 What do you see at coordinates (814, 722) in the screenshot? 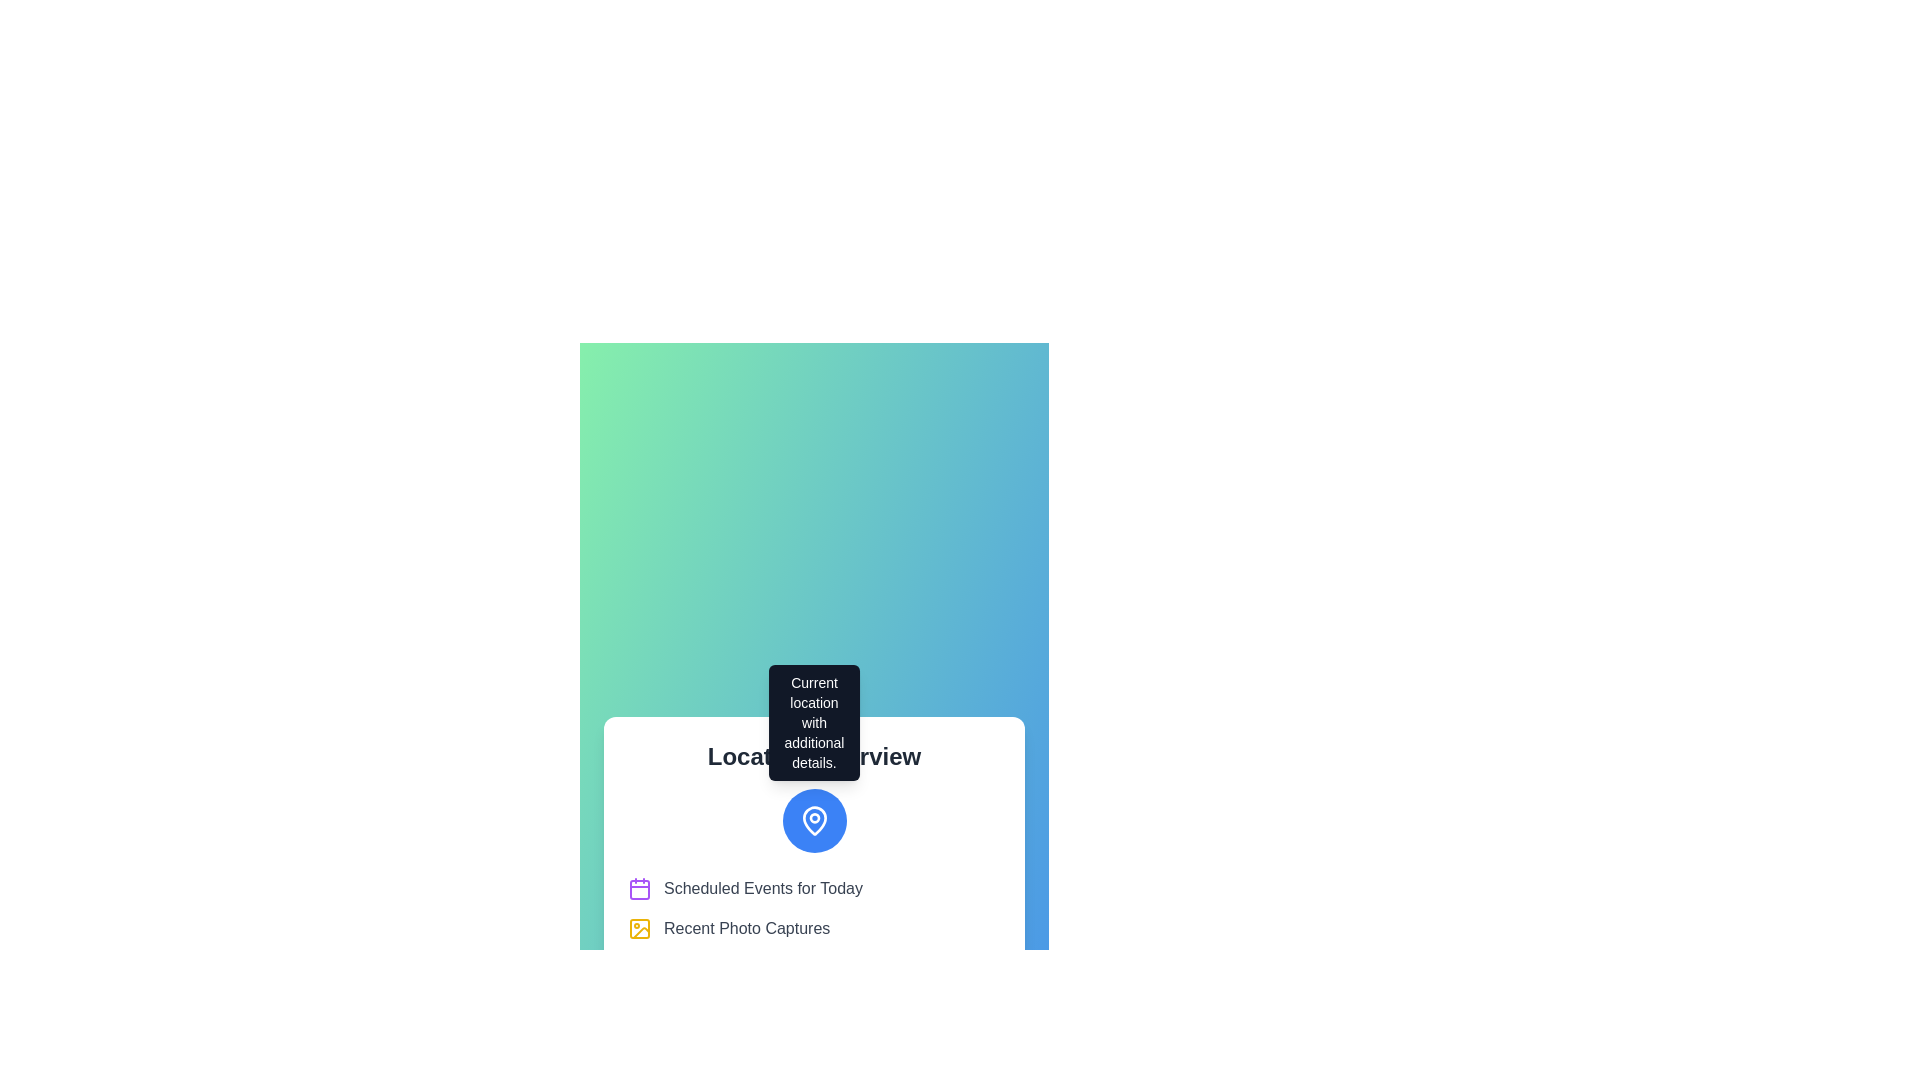
I see `the tooltip with the message 'Current location with additional details.', which is a rectangular box with a dark background and white text, located above a circular pin icon` at bounding box center [814, 722].